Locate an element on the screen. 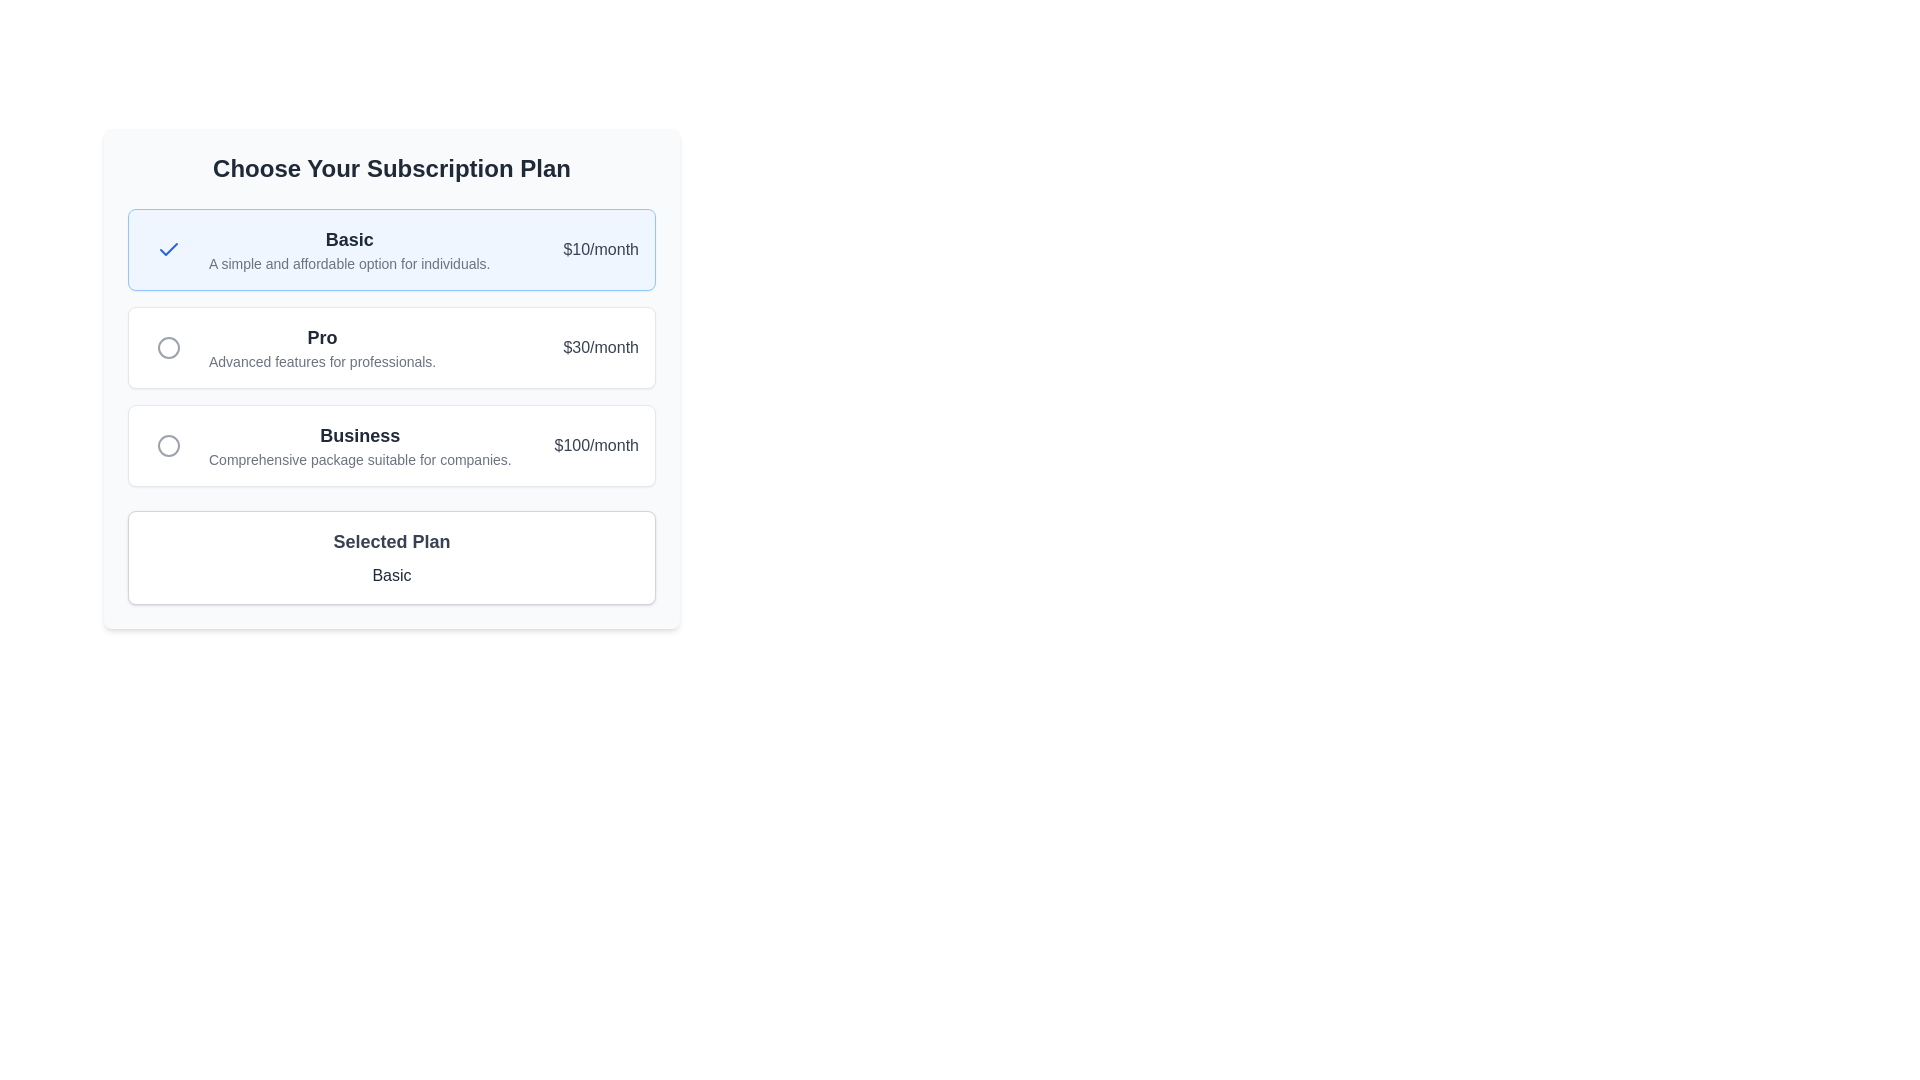  the text block displaying 'Business' and 'Comprehensive package suitable for companies.' which is centrally located in the third subscription option, between 'Pro' and 'Selected Plan: Basic.' is located at coordinates (360, 445).